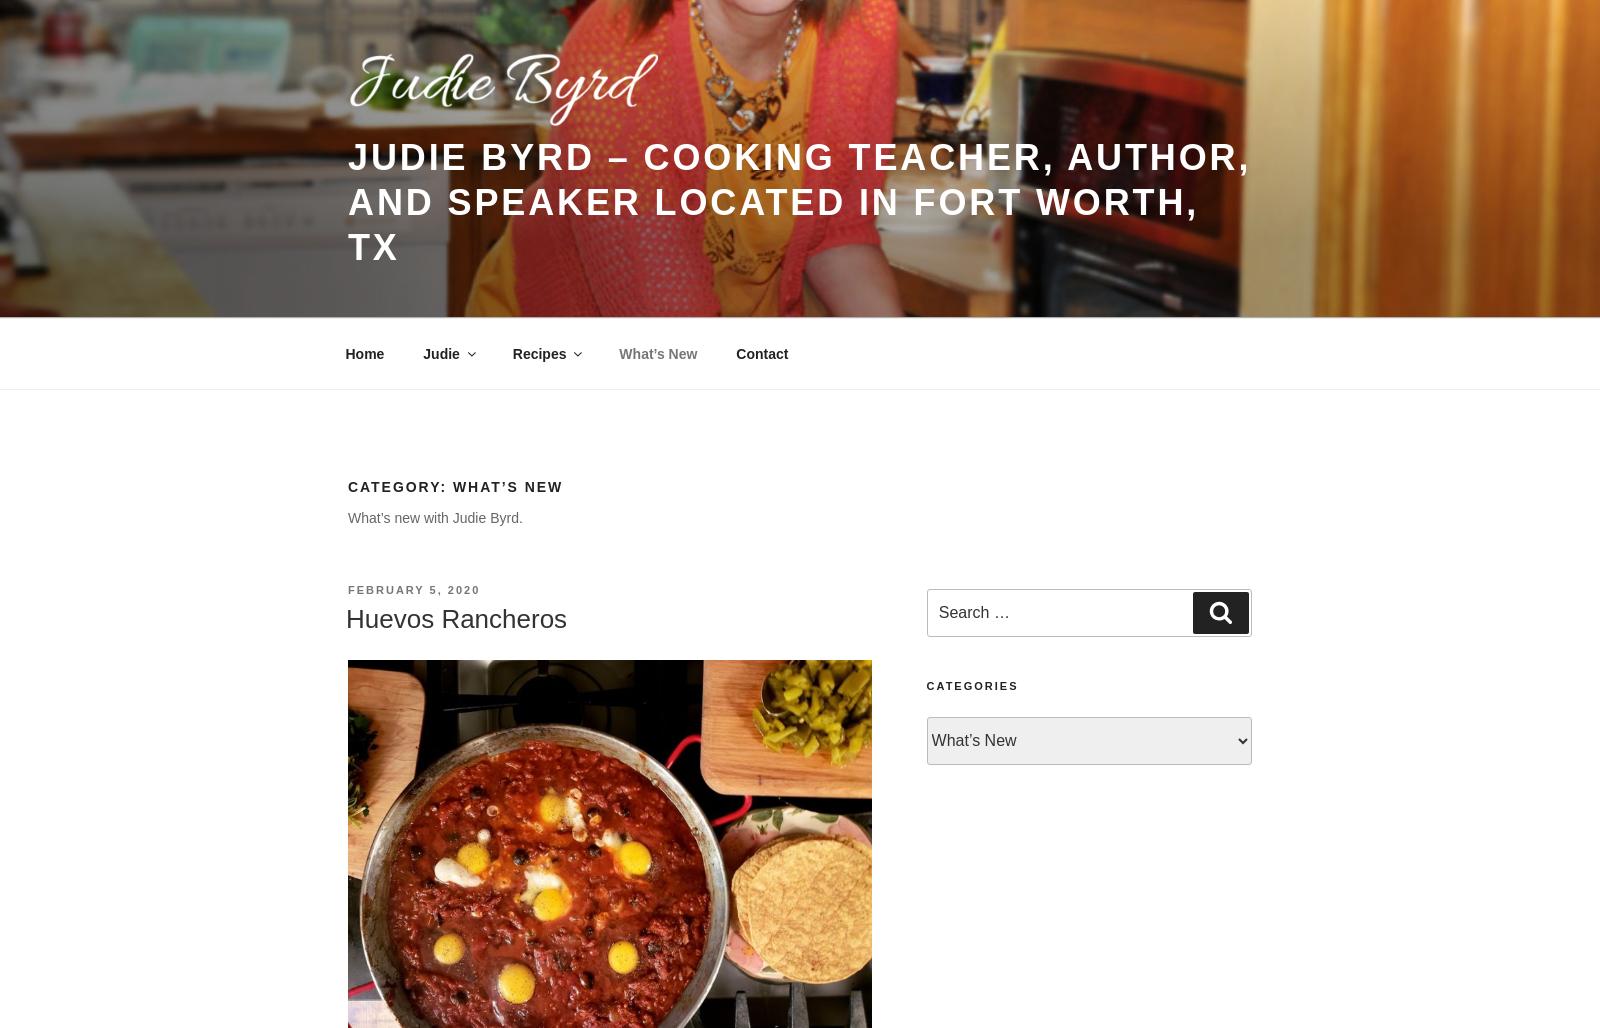 This screenshot has height=1028, width=1600. What do you see at coordinates (455, 617) in the screenshot?
I see `'Huevos Rancheros'` at bounding box center [455, 617].